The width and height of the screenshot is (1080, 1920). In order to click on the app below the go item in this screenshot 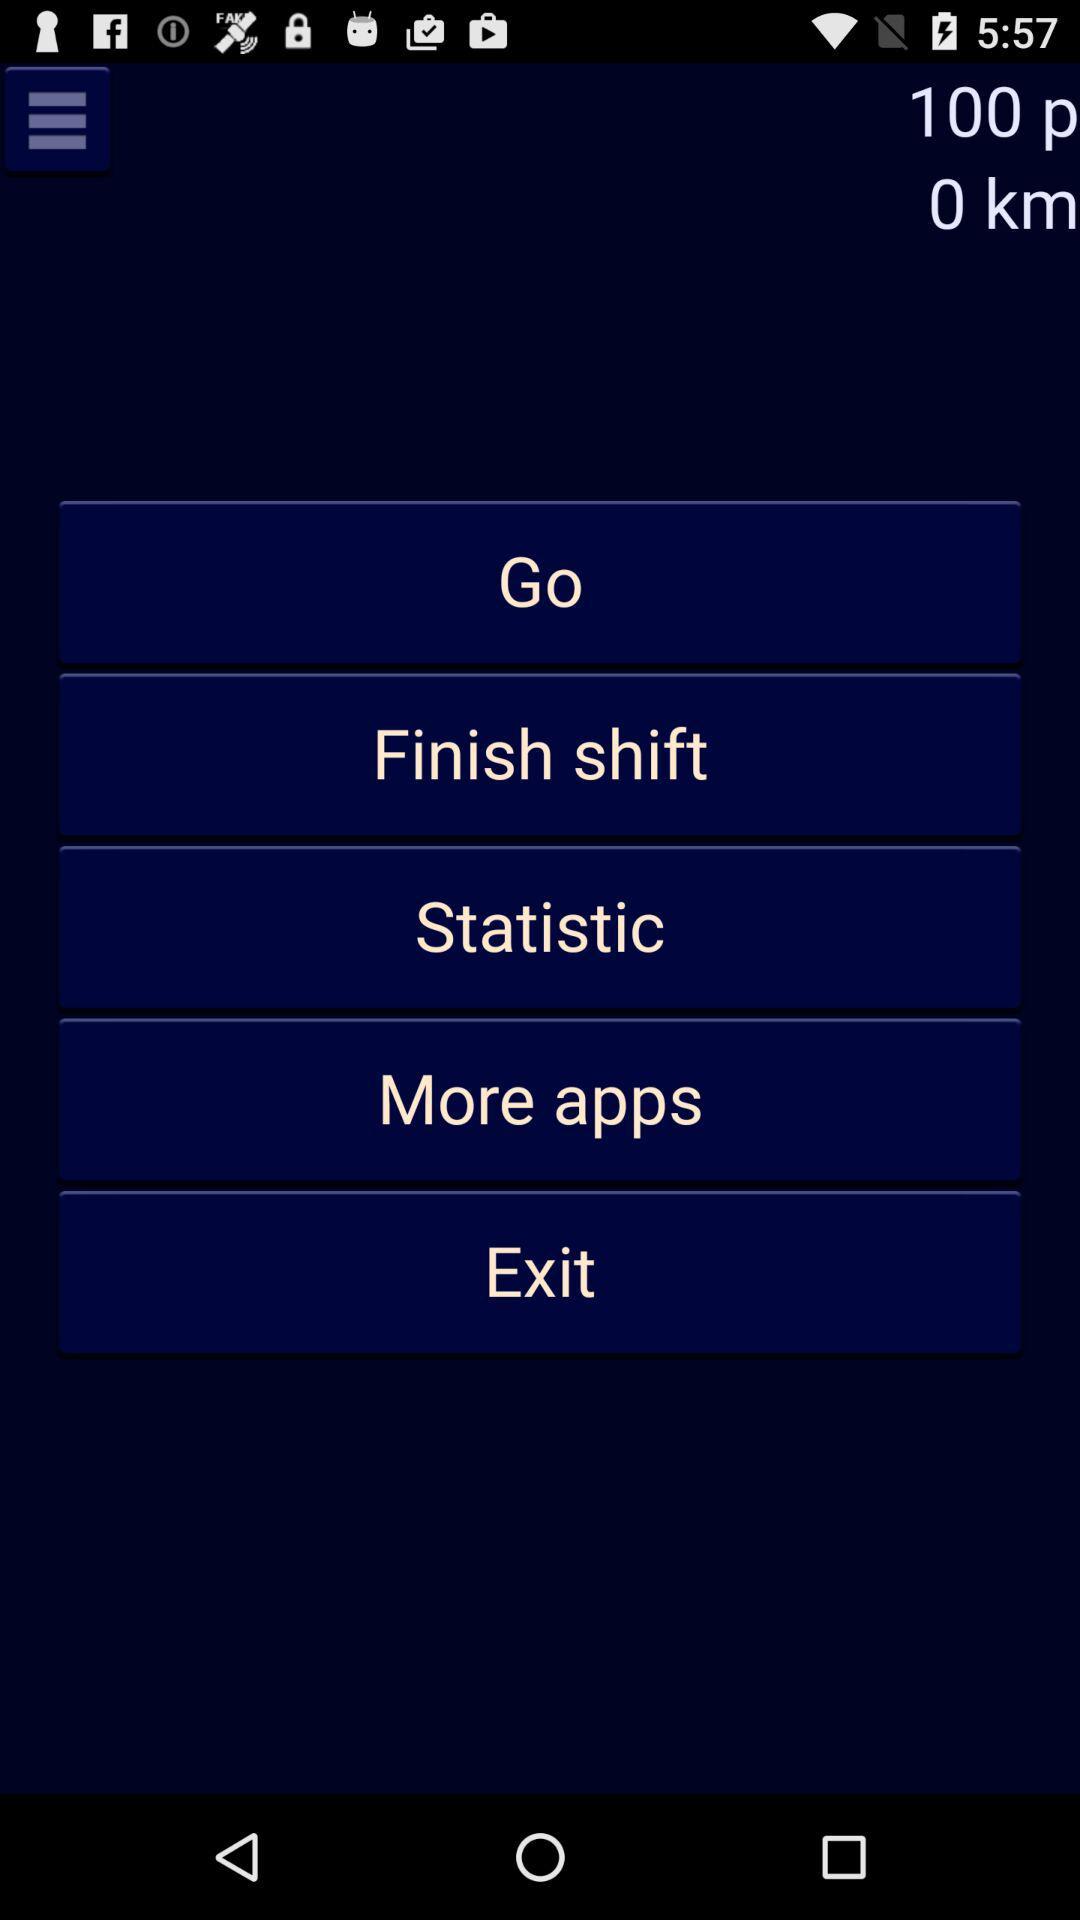, I will do `click(540, 755)`.